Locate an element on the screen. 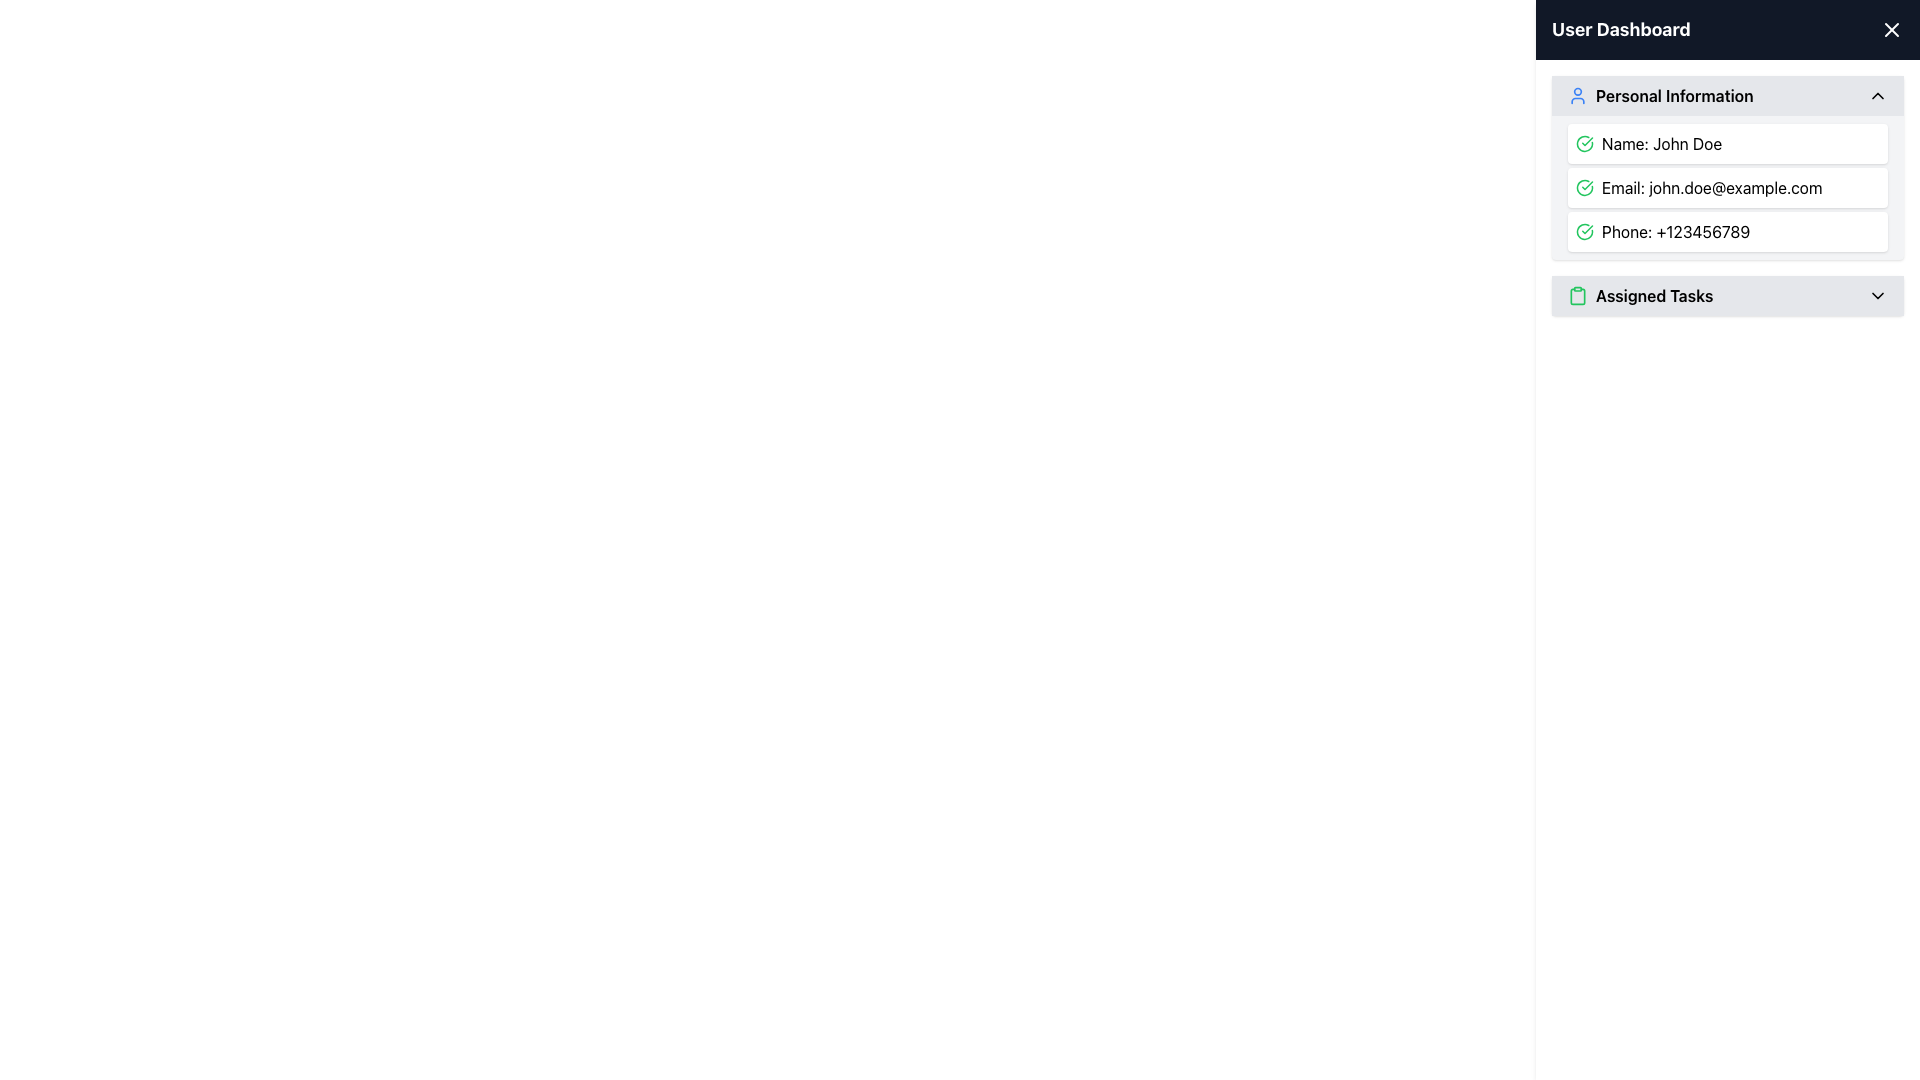 The image size is (1920, 1080). information contained in the 'Personal Information' panel, which has a light-gray background and includes entries for Name, Email, and Phone is located at coordinates (1727, 167).